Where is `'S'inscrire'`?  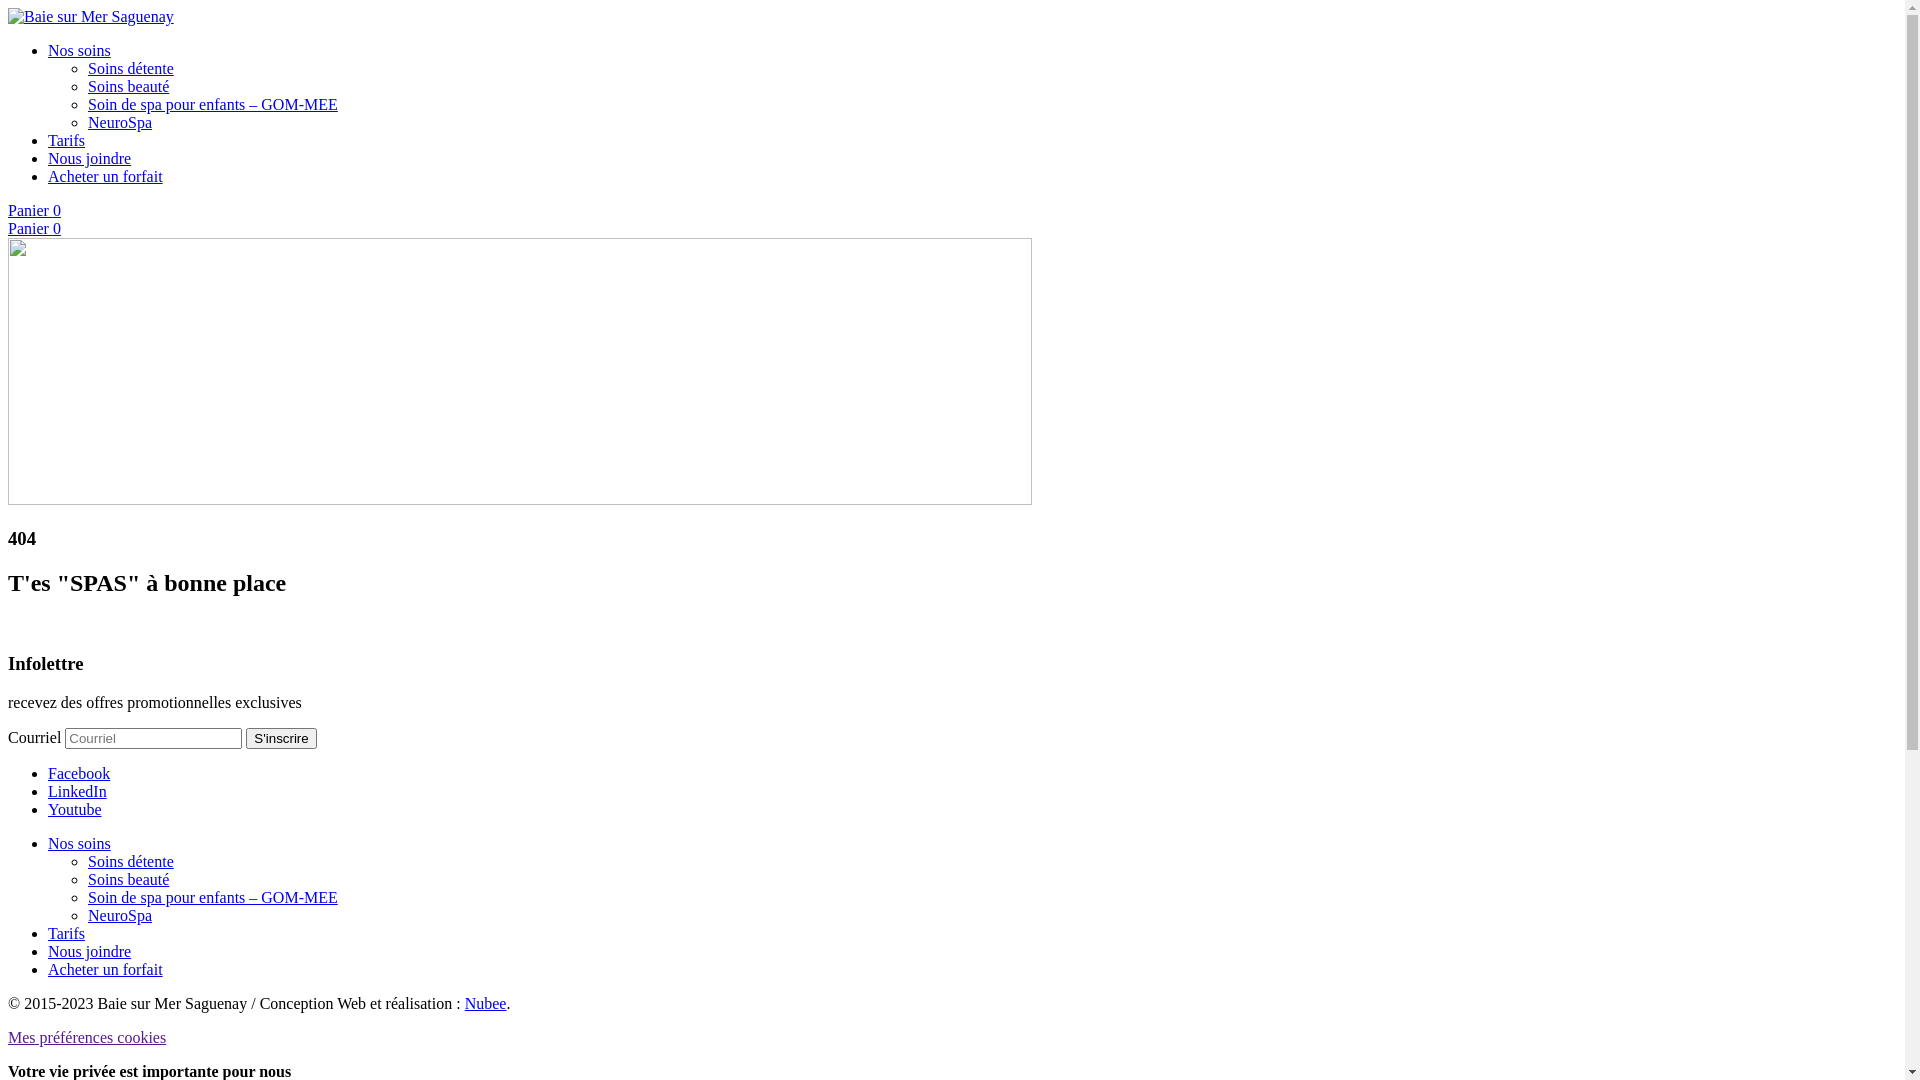 'S'inscrire' is located at coordinates (280, 738).